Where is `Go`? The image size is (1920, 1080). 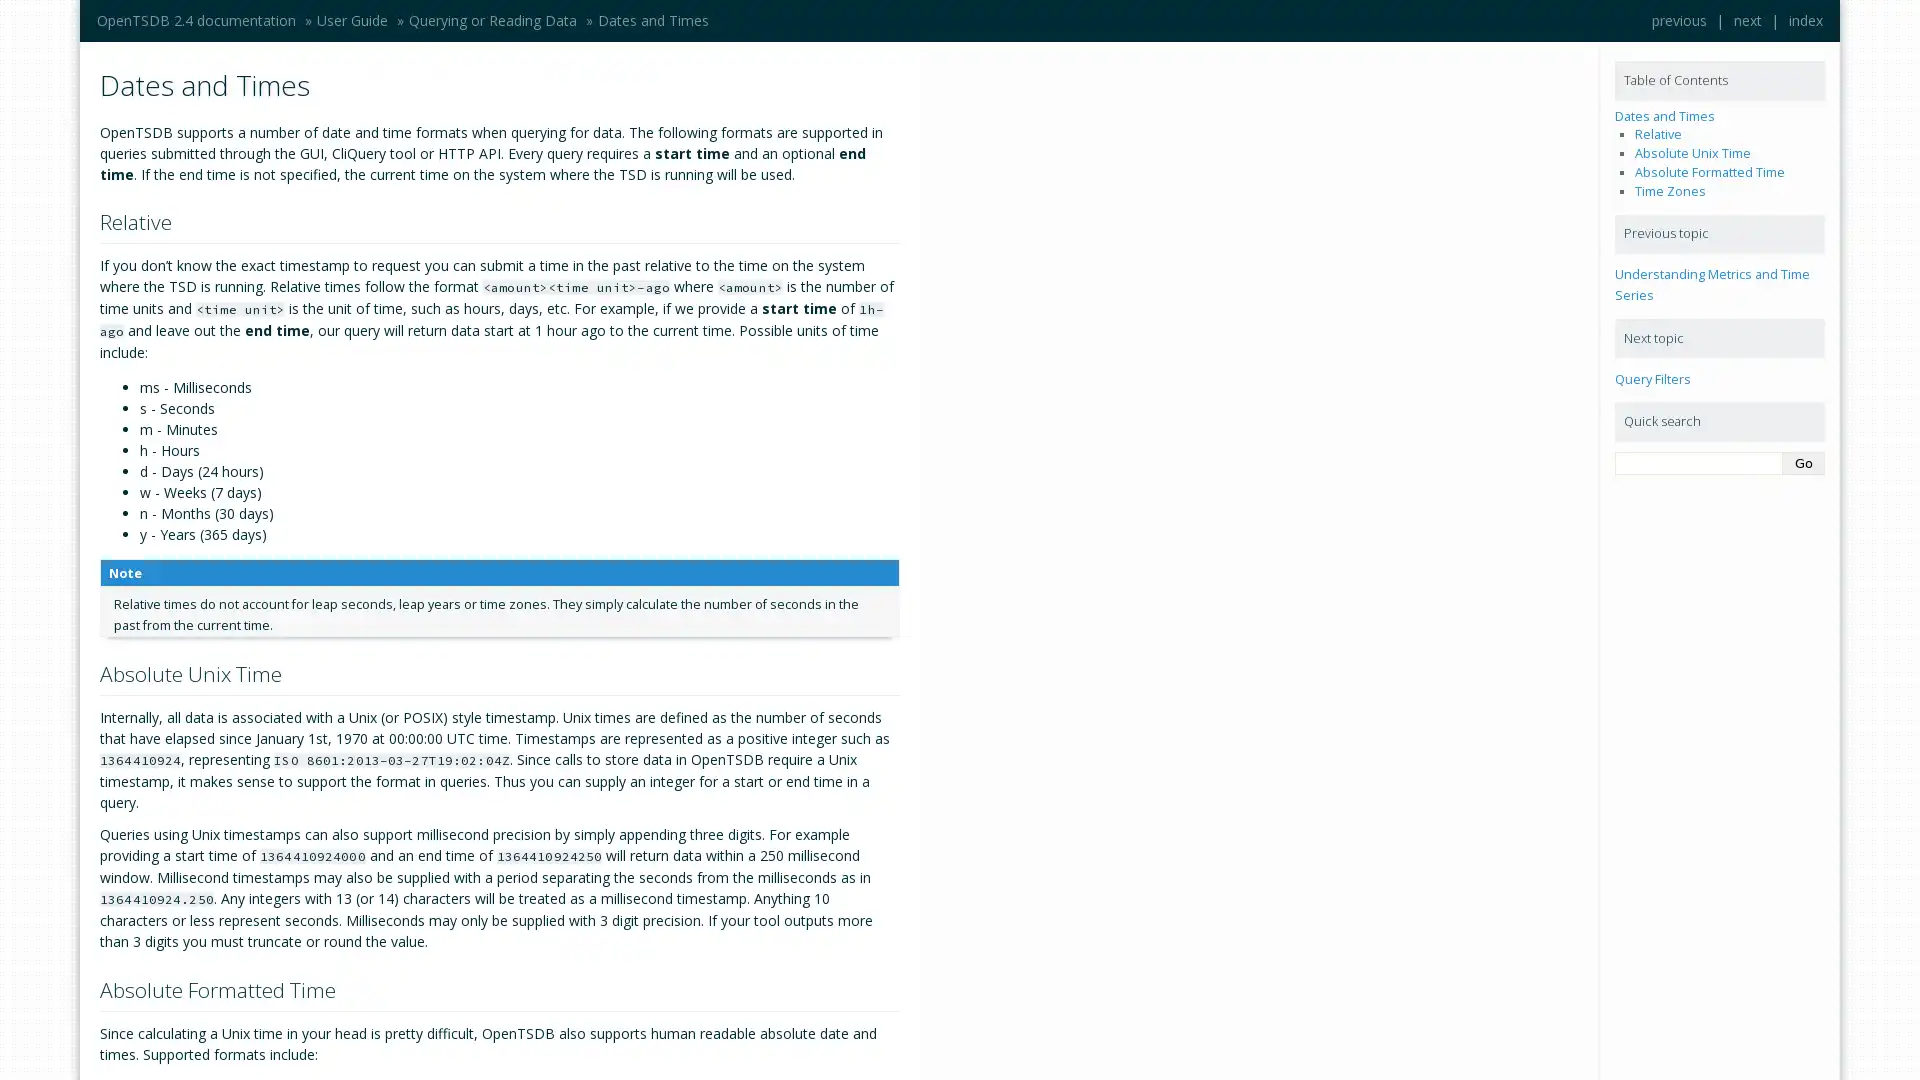 Go is located at coordinates (1804, 462).